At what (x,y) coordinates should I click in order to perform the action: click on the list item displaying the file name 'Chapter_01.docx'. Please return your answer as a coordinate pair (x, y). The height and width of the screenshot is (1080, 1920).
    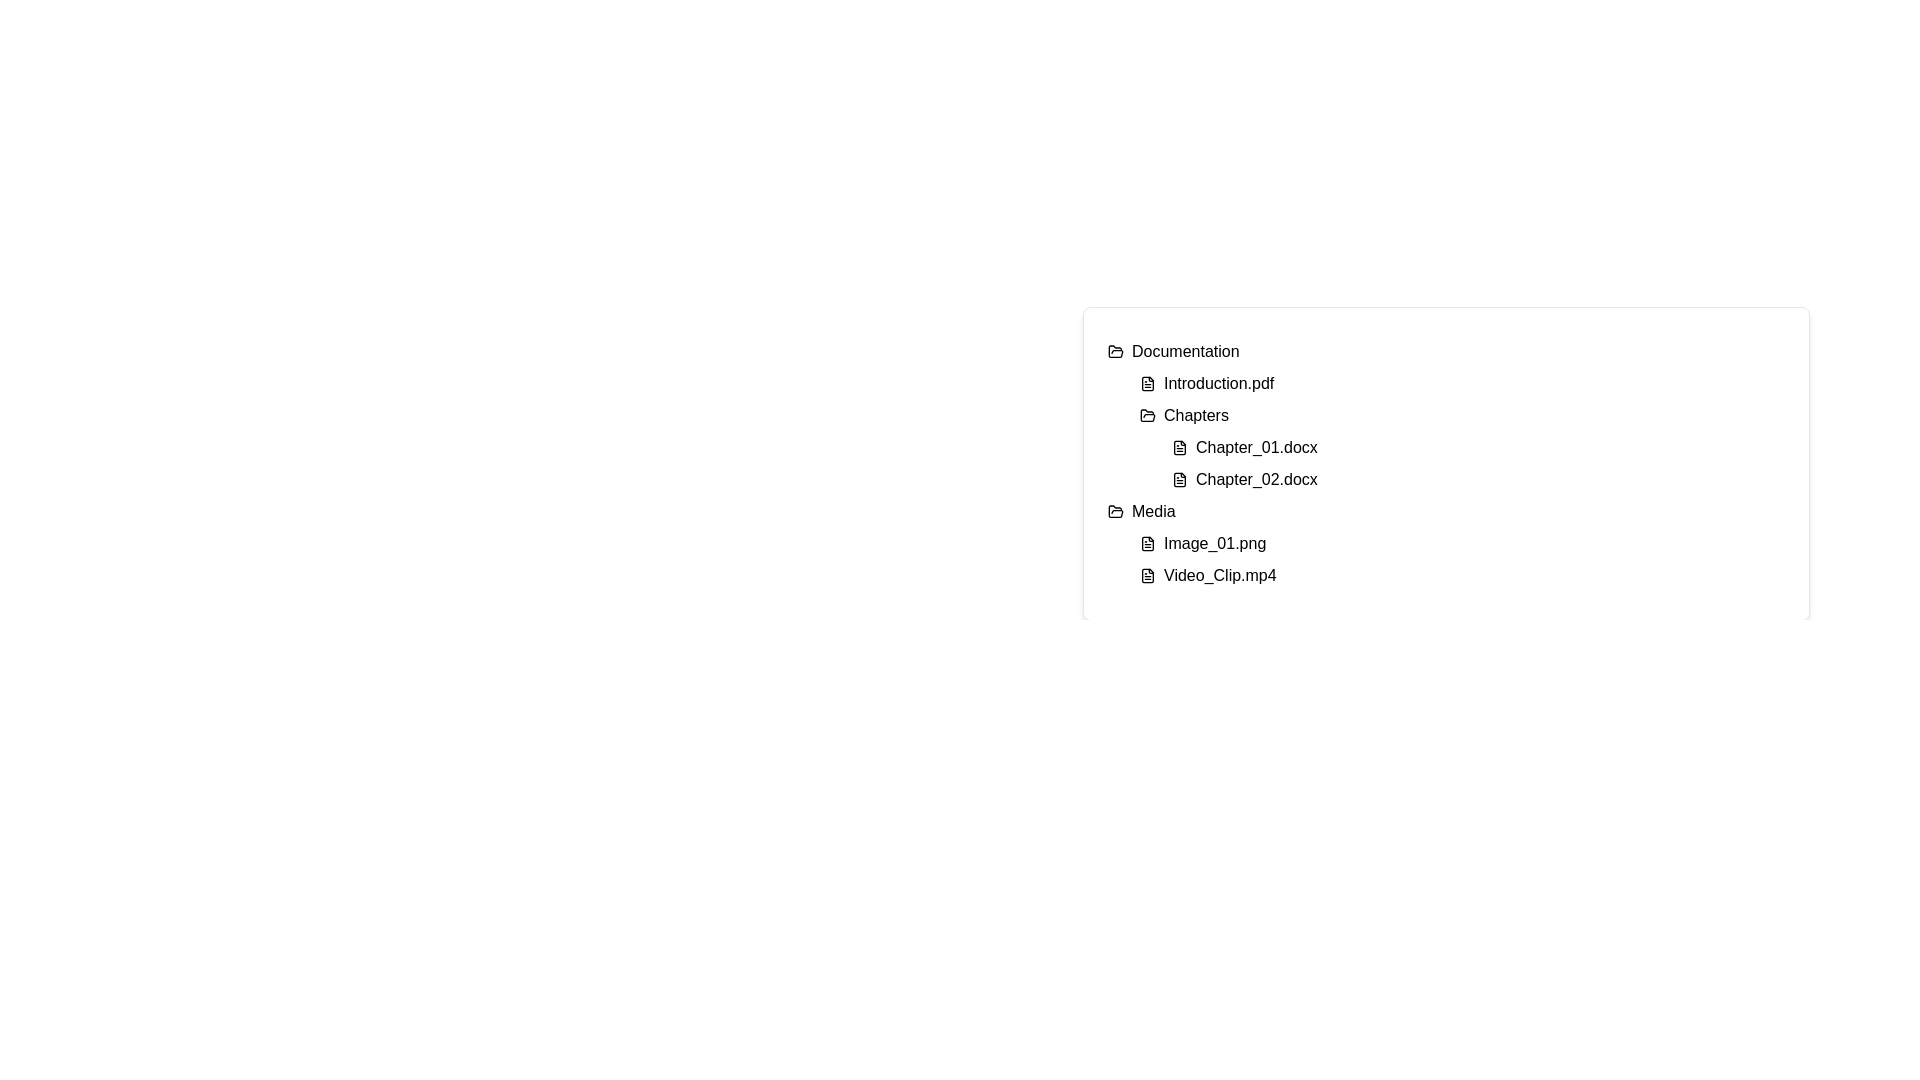
    Looking at the image, I should click on (1478, 446).